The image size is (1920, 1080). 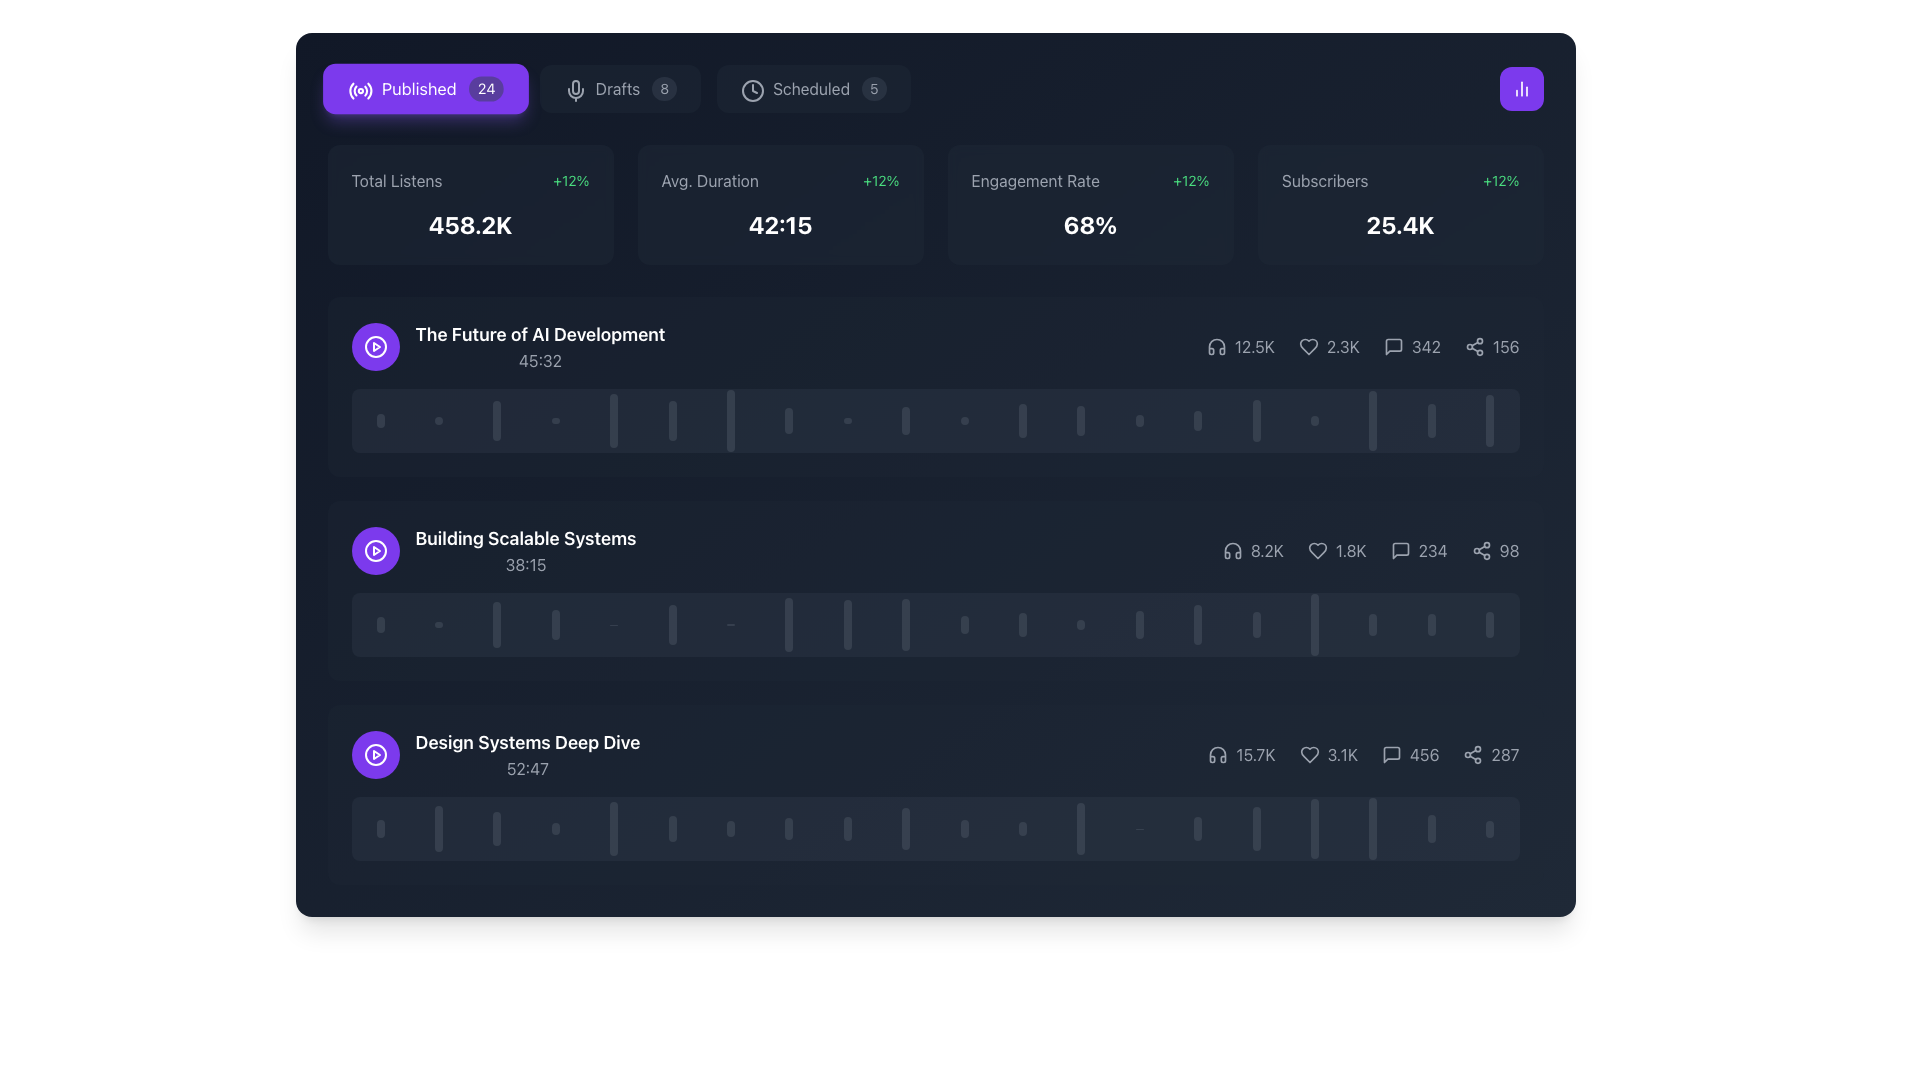 I want to click on the vertical slider, so click(x=1255, y=816).